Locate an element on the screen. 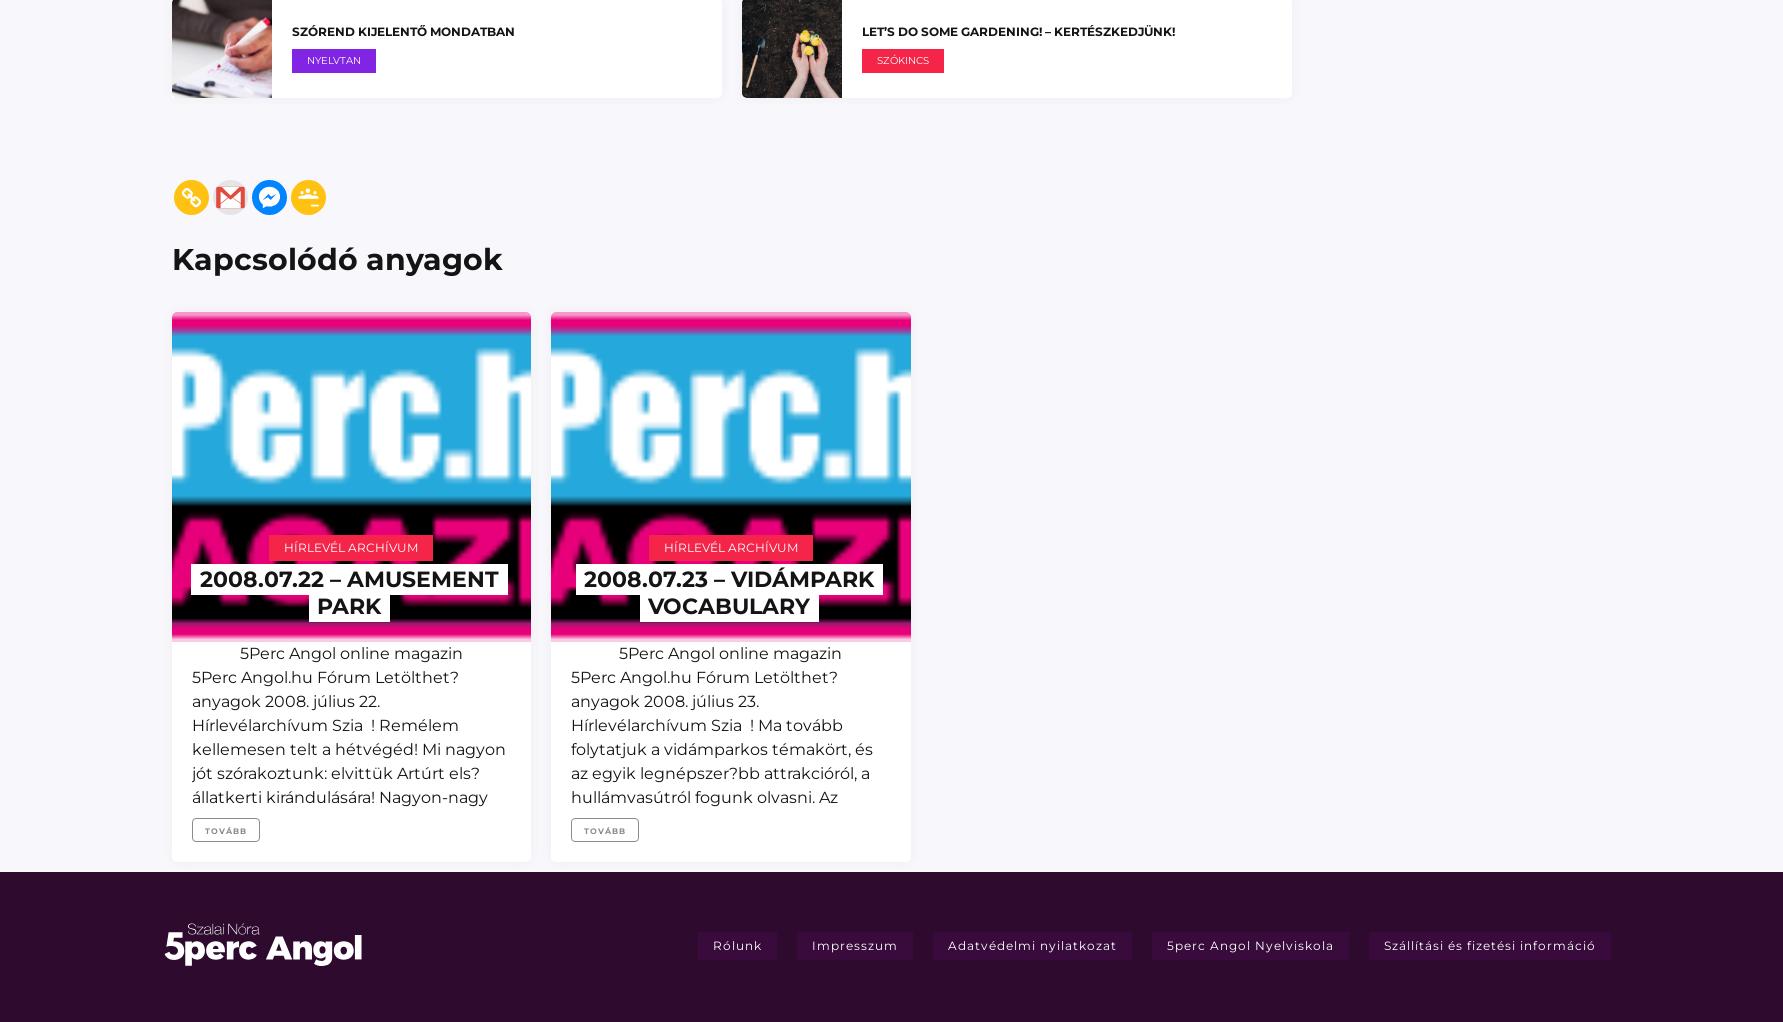  '5Perc Angol online magazin 5Perc Angol.hu Fórum Letölthet? anyagok 2008. július 23. Hírlevélarchívum Szia  ! Ma tovább folytatjuk a vidámparkos témakört, és az egyik legnépszer?bb attrakcióról, a hullámvasútról fogunk olvasni. Az olvasmány után egy rövid feladat következik, majd egy képes szótár azokról az ételekr?l, amiket általában egy vidámparkban vagy' is located at coordinates (720, 772).